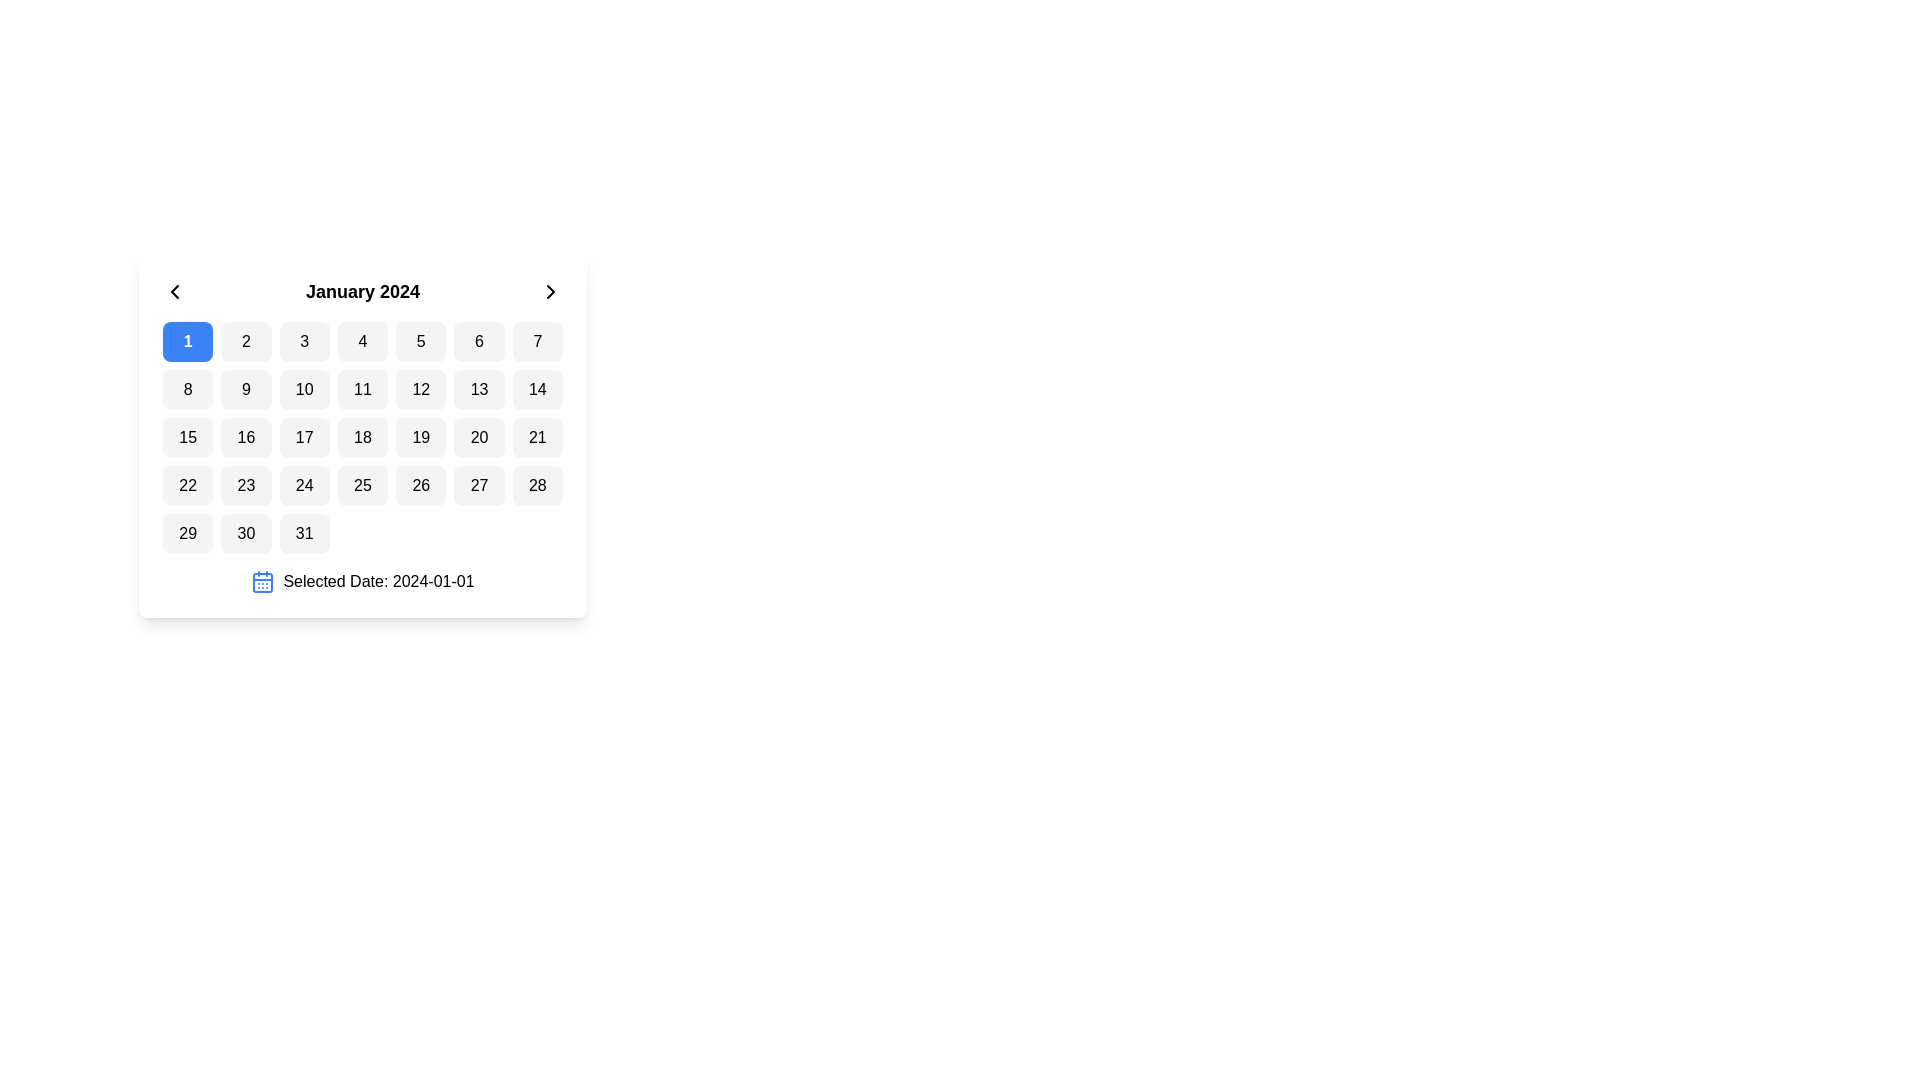 The image size is (1920, 1080). What do you see at coordinates (420, 437) in the screenshot?
I see `the Button displaying the number '19' in the calendar interface by moving the cursor to its center point for interaction` at bounding box center [420, 437].